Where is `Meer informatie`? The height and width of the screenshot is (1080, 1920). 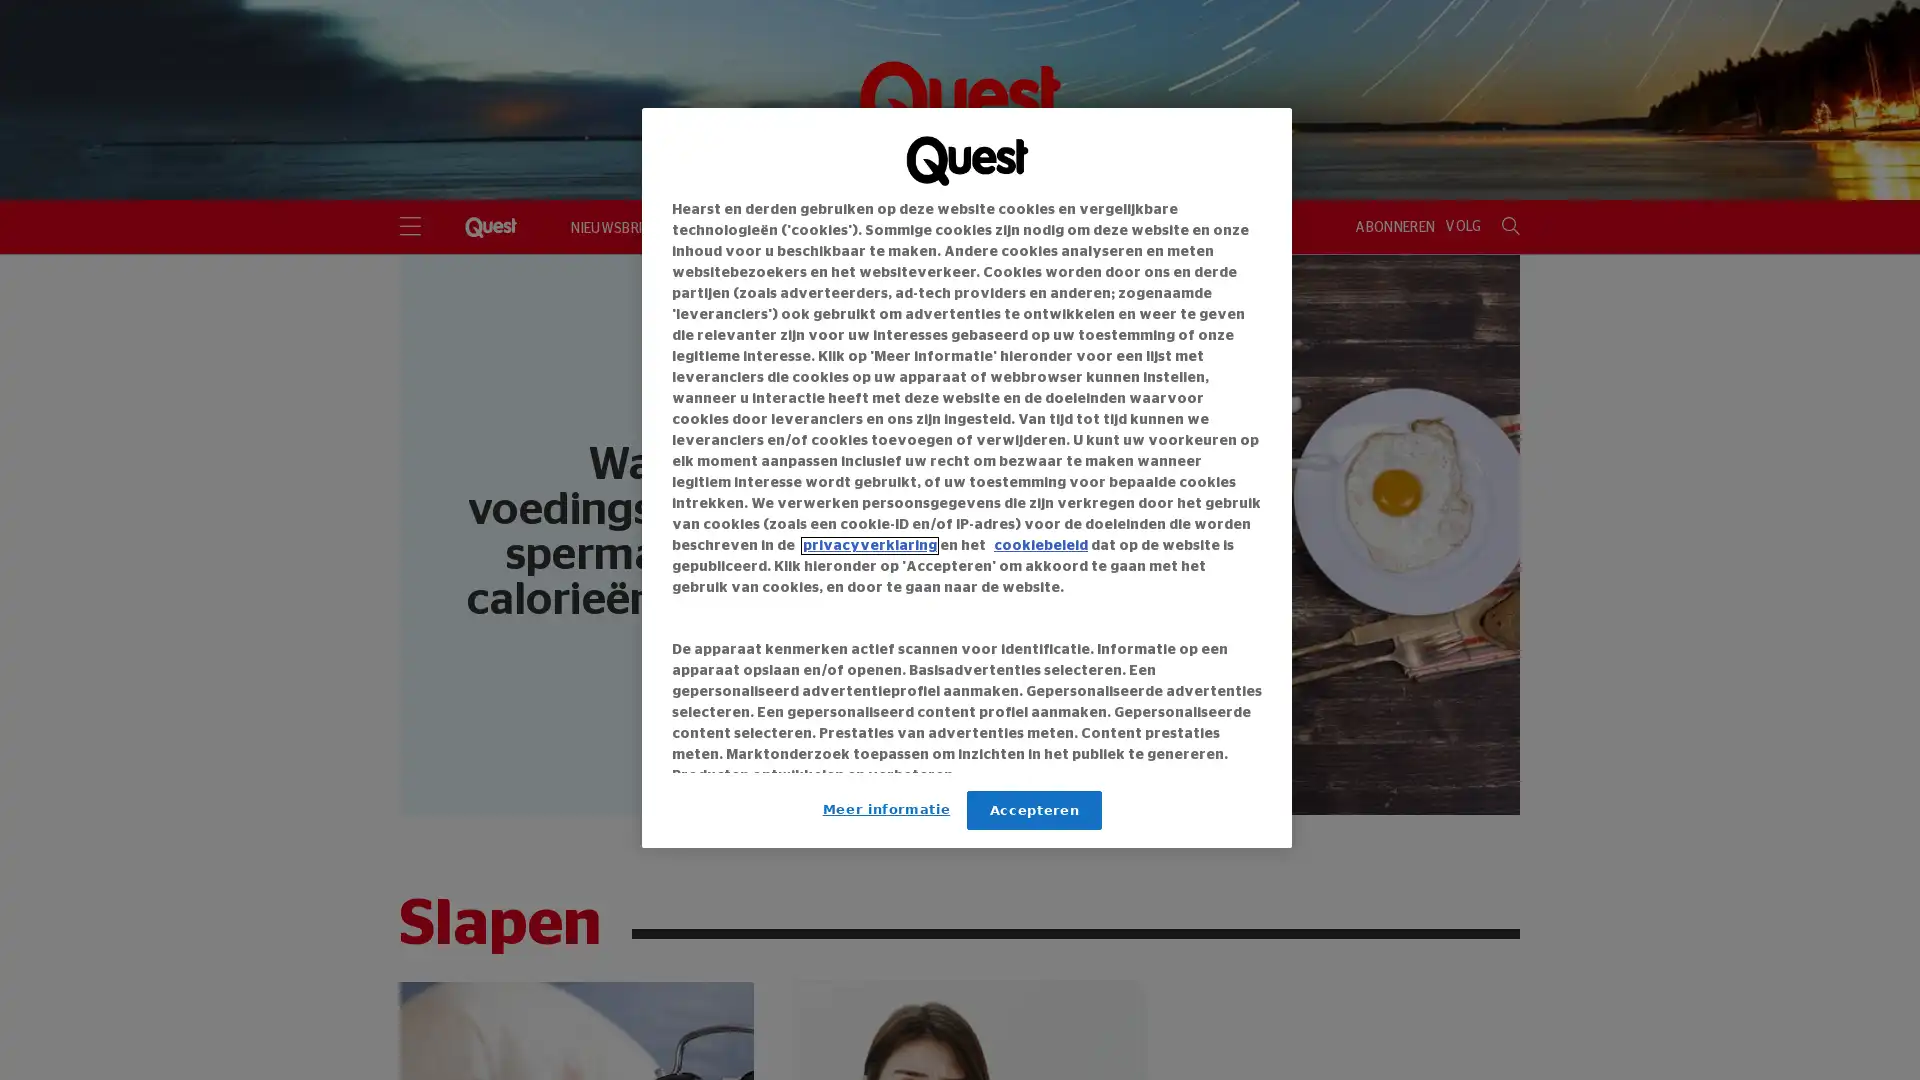
Meer informatie is located at coordinates (885, 808).